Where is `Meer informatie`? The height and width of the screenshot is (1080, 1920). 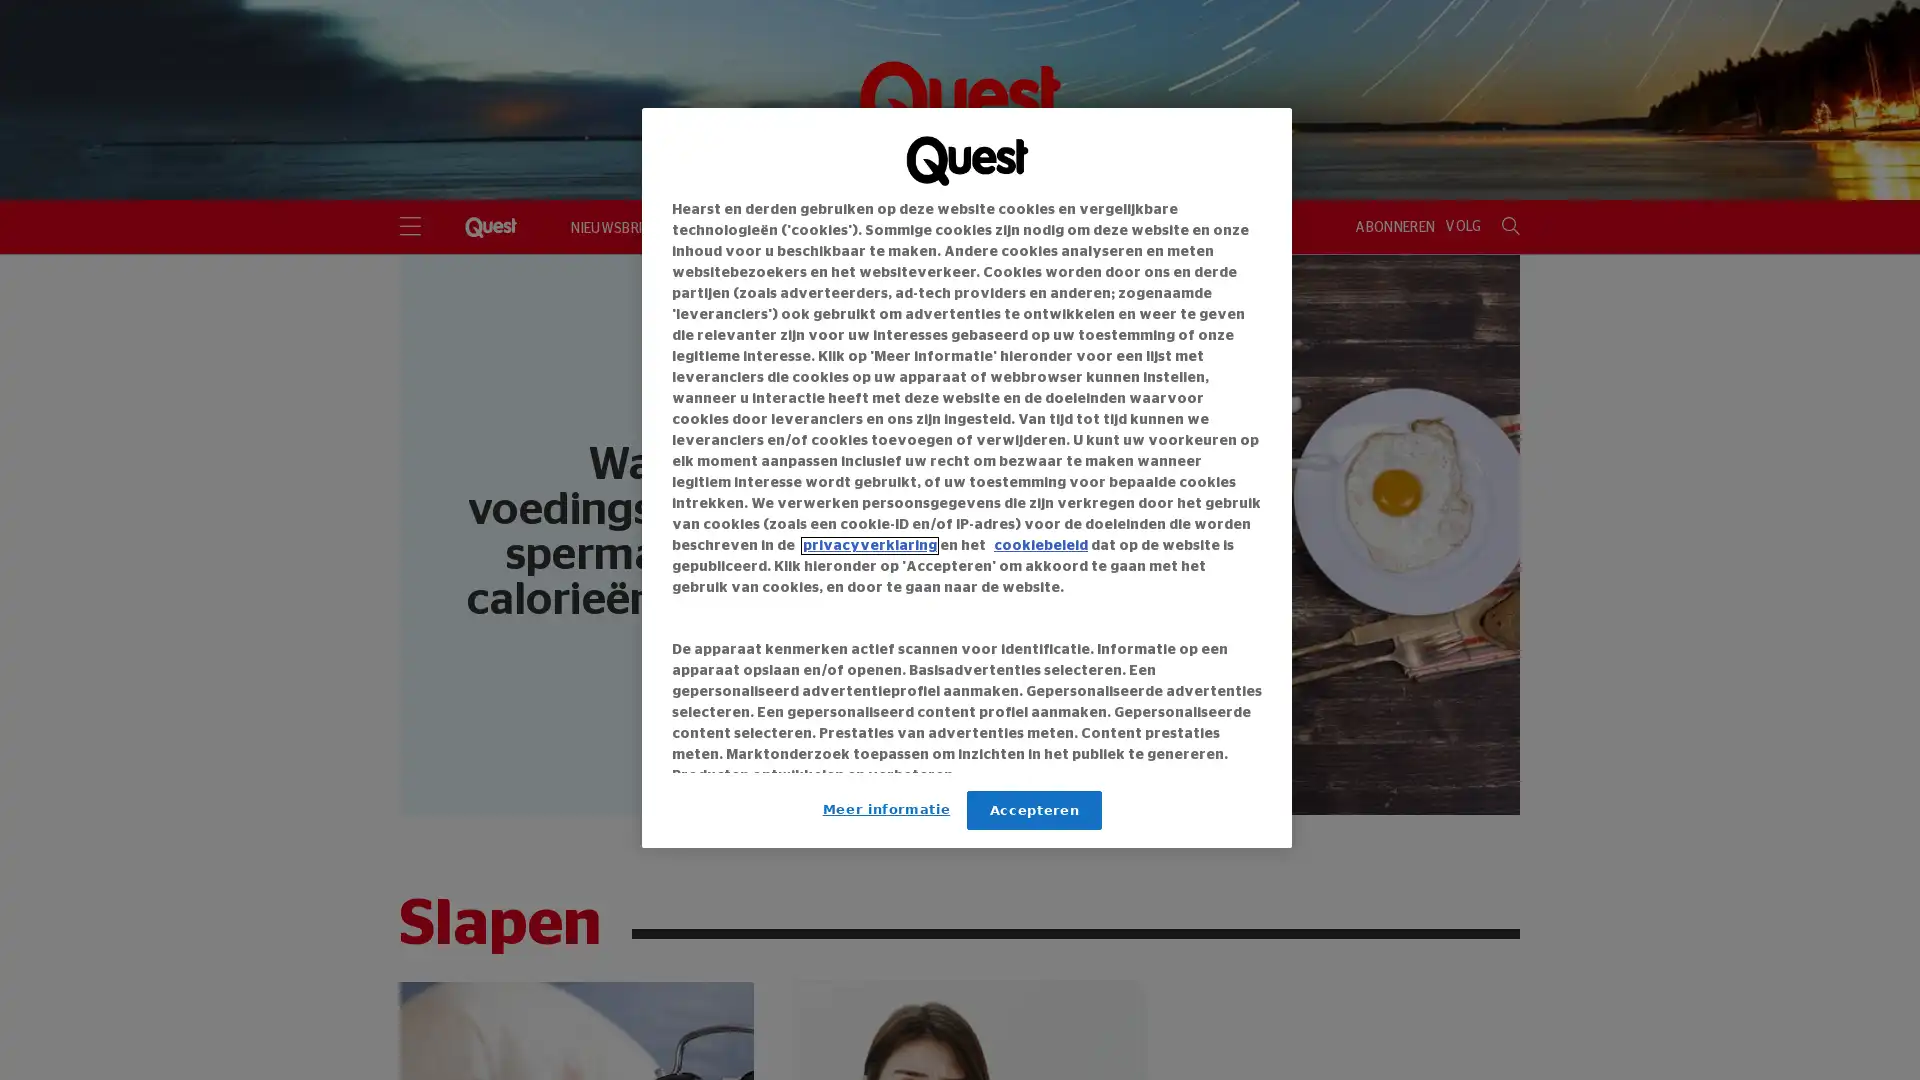
Meer informatie is located at coordinates (885, 808).